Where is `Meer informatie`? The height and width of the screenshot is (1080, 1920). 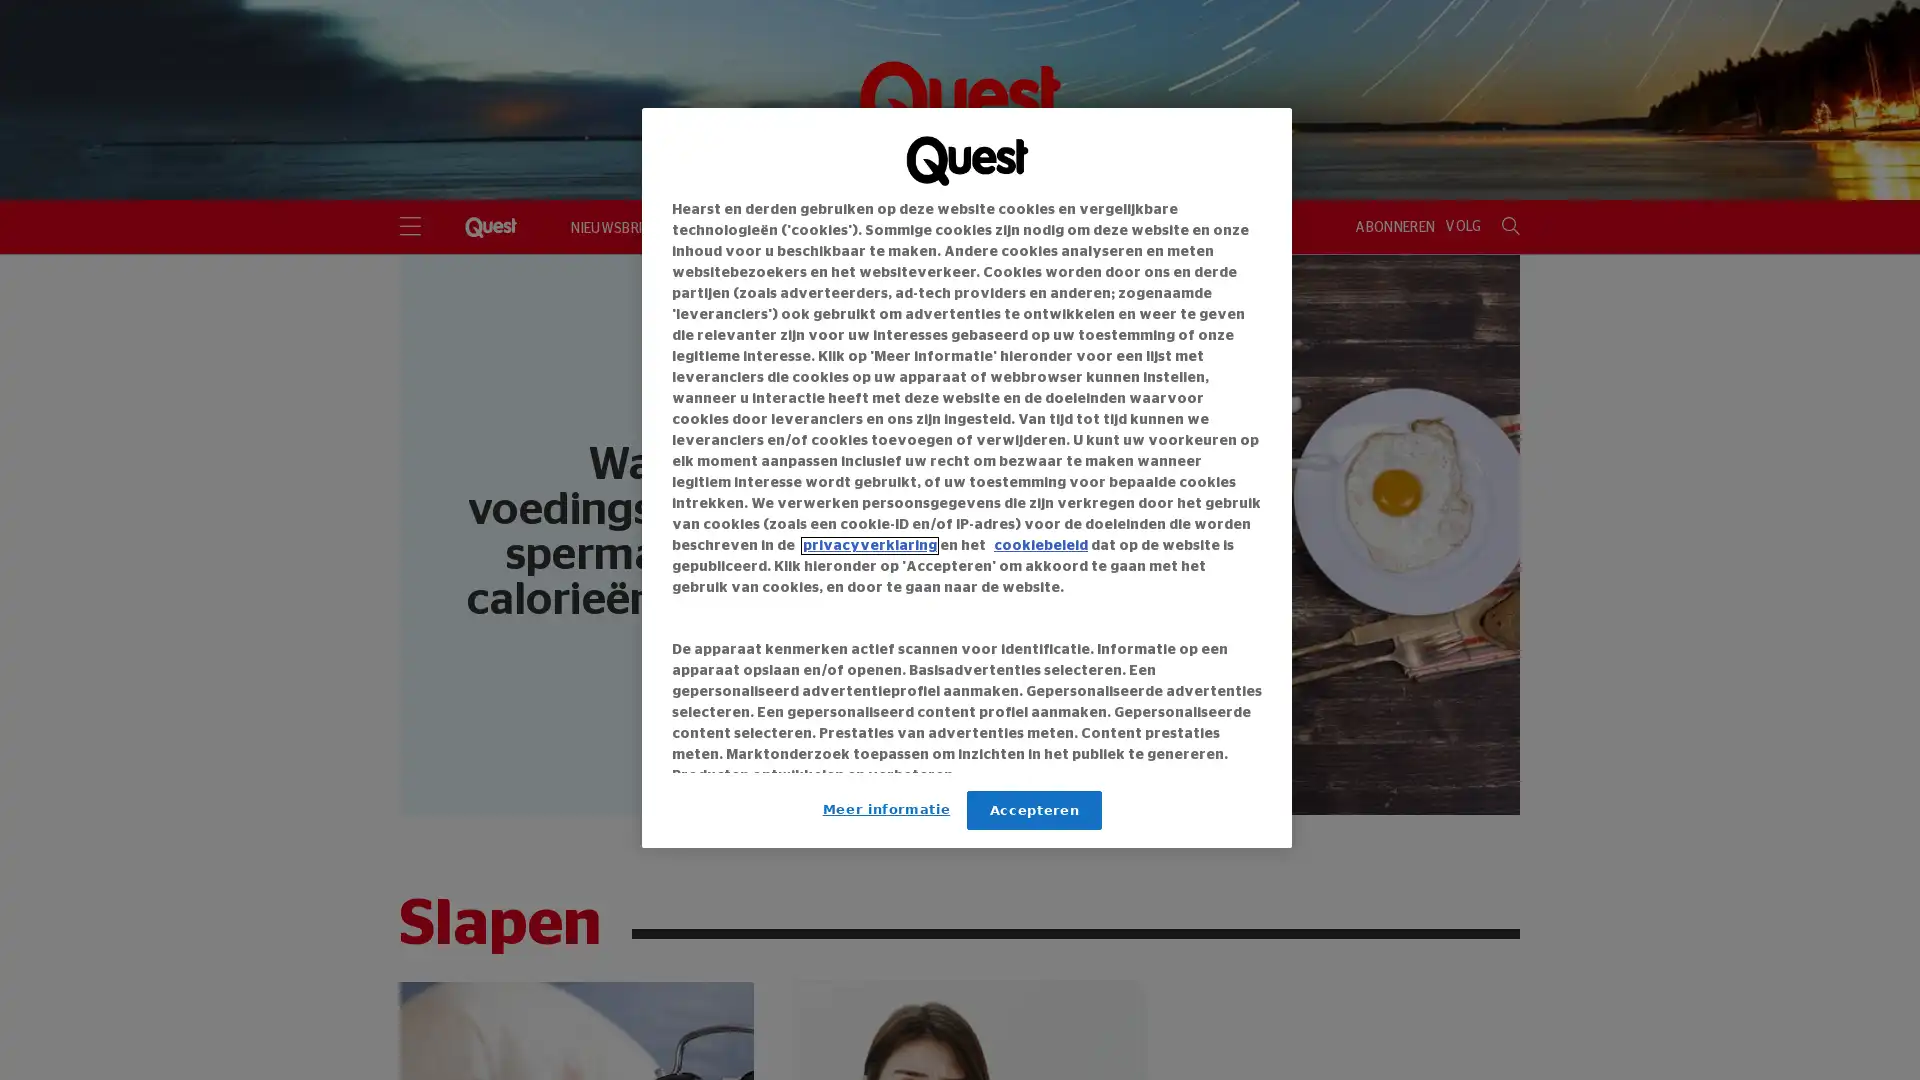
Meer informatie is located at coordinates (885, 808).